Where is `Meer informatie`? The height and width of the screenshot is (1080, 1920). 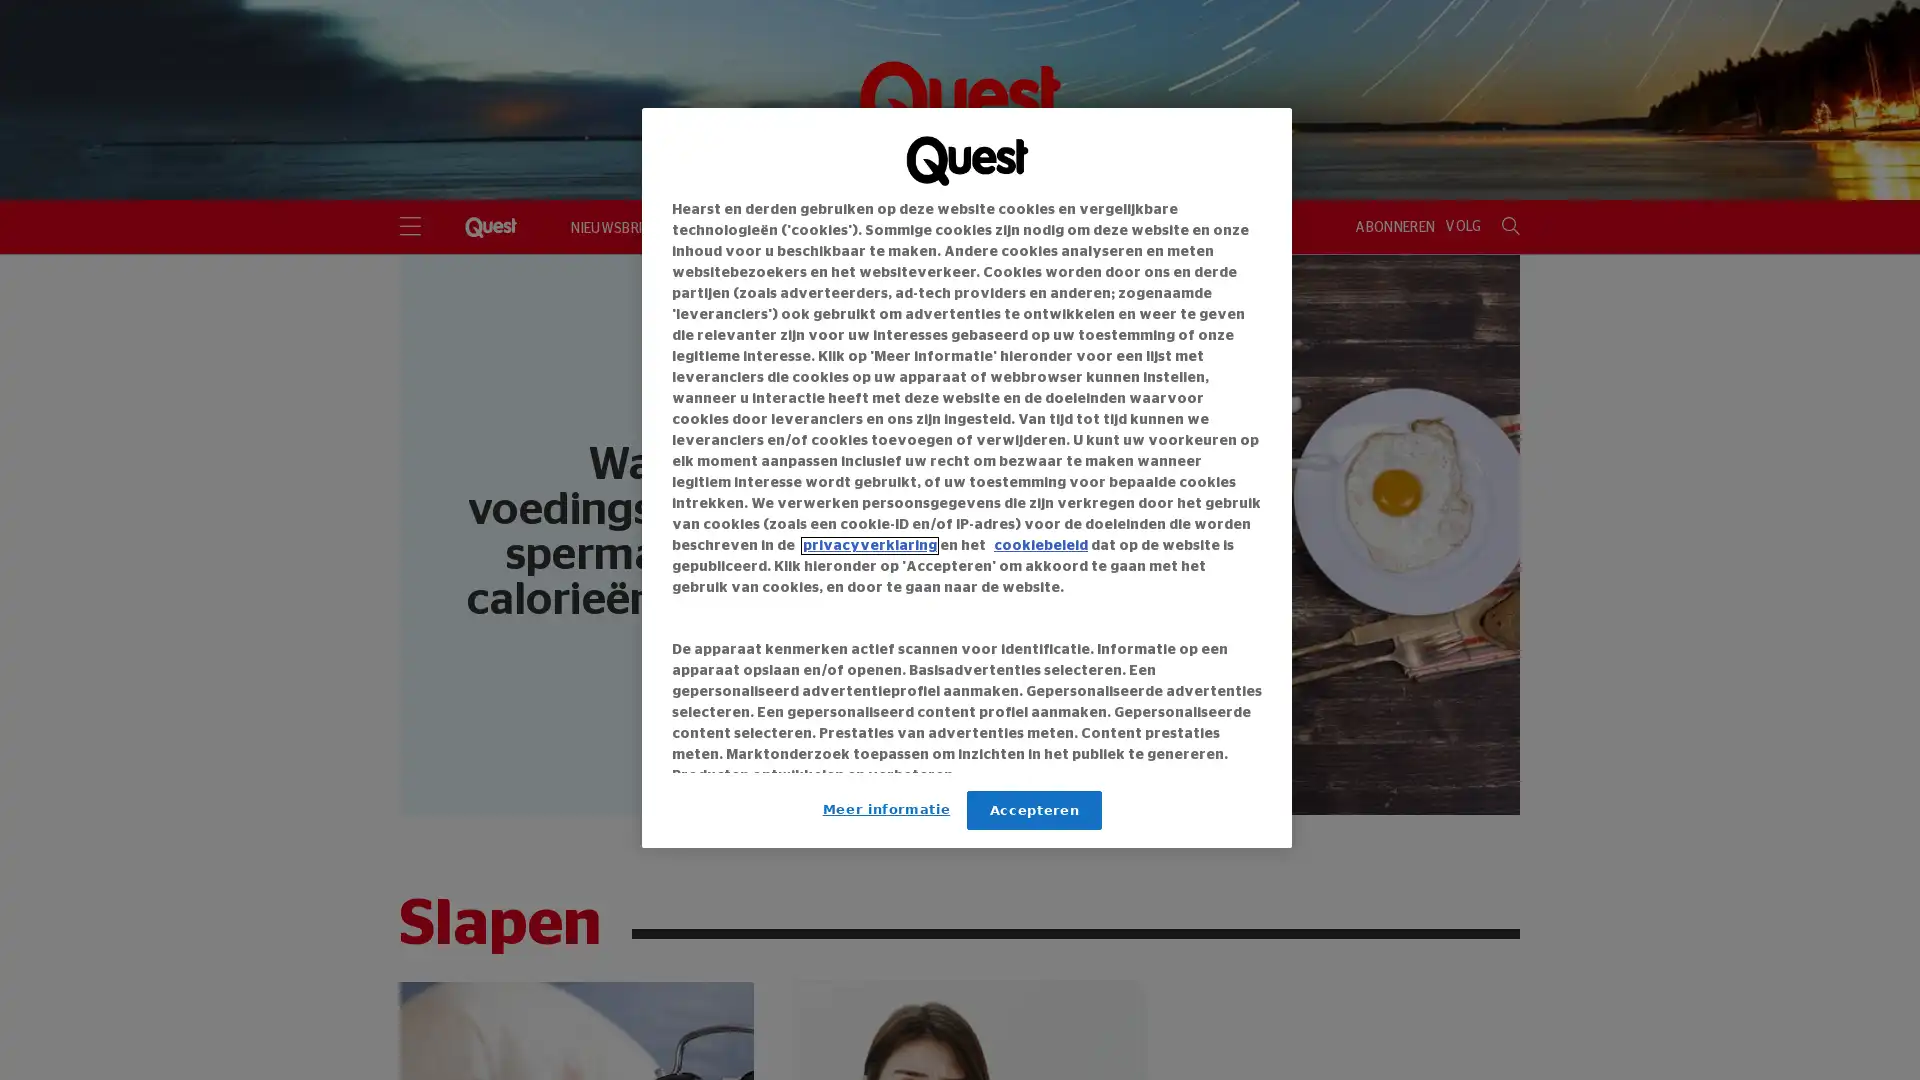
Meer informatie is located at coordinates (885, 808).